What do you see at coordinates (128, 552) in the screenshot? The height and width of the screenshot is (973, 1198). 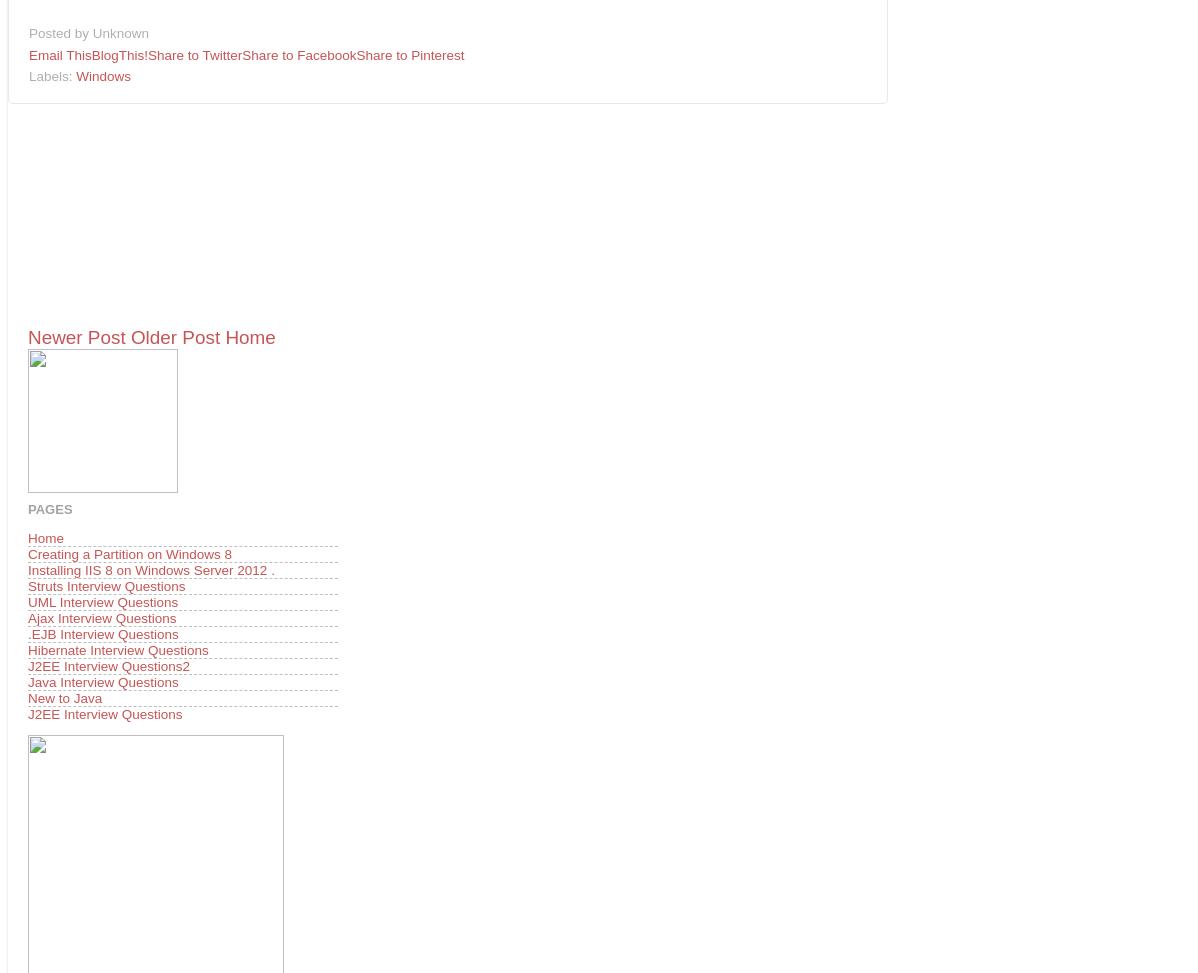 I see `'Creating a Partition on Windows 8'` at bounding box center [128, 552].